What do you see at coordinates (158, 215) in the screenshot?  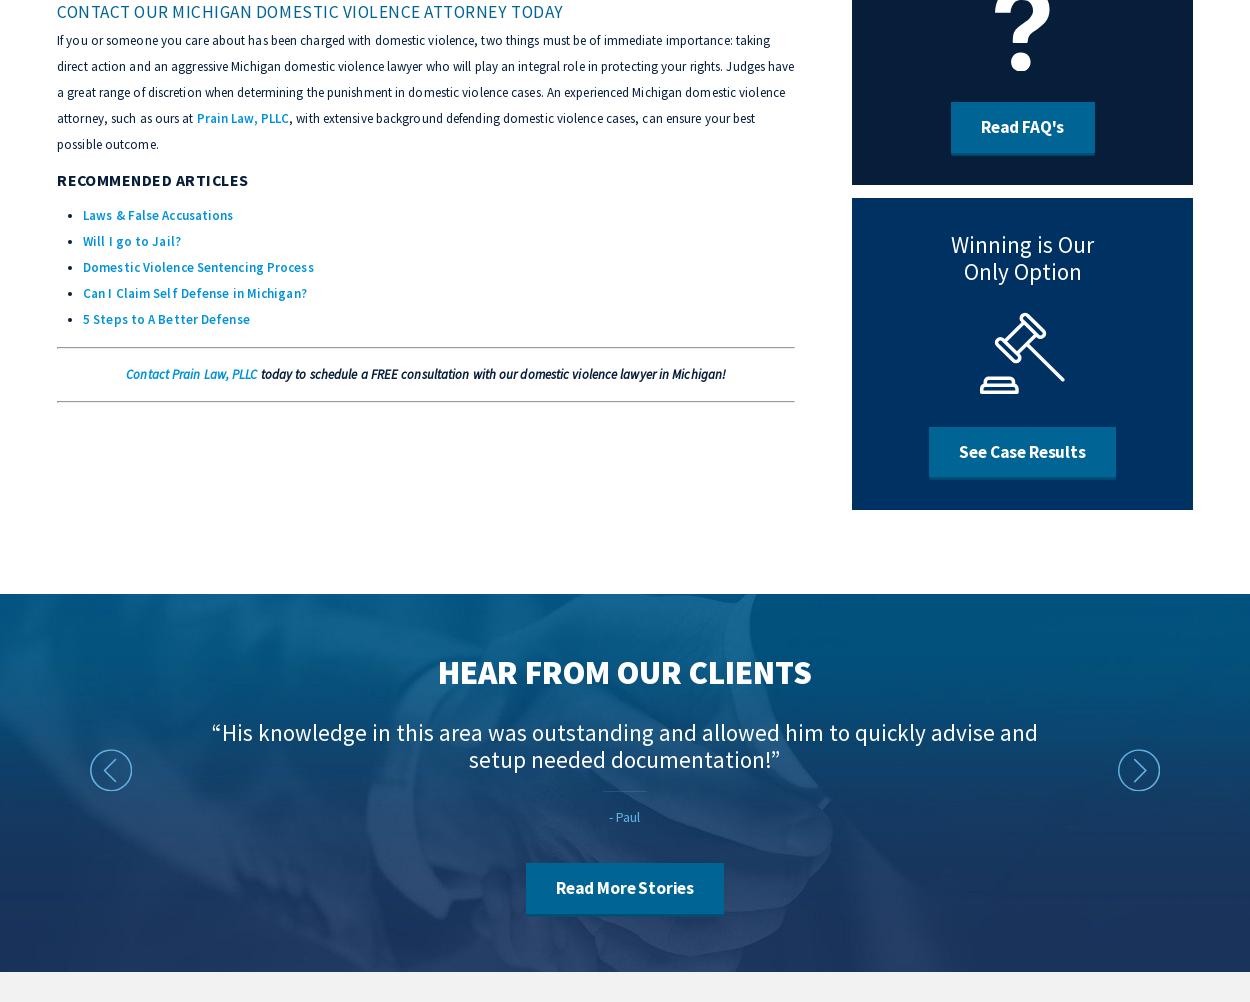 I see `'Laws & False Accusations'` at bounding box center [158, 215].